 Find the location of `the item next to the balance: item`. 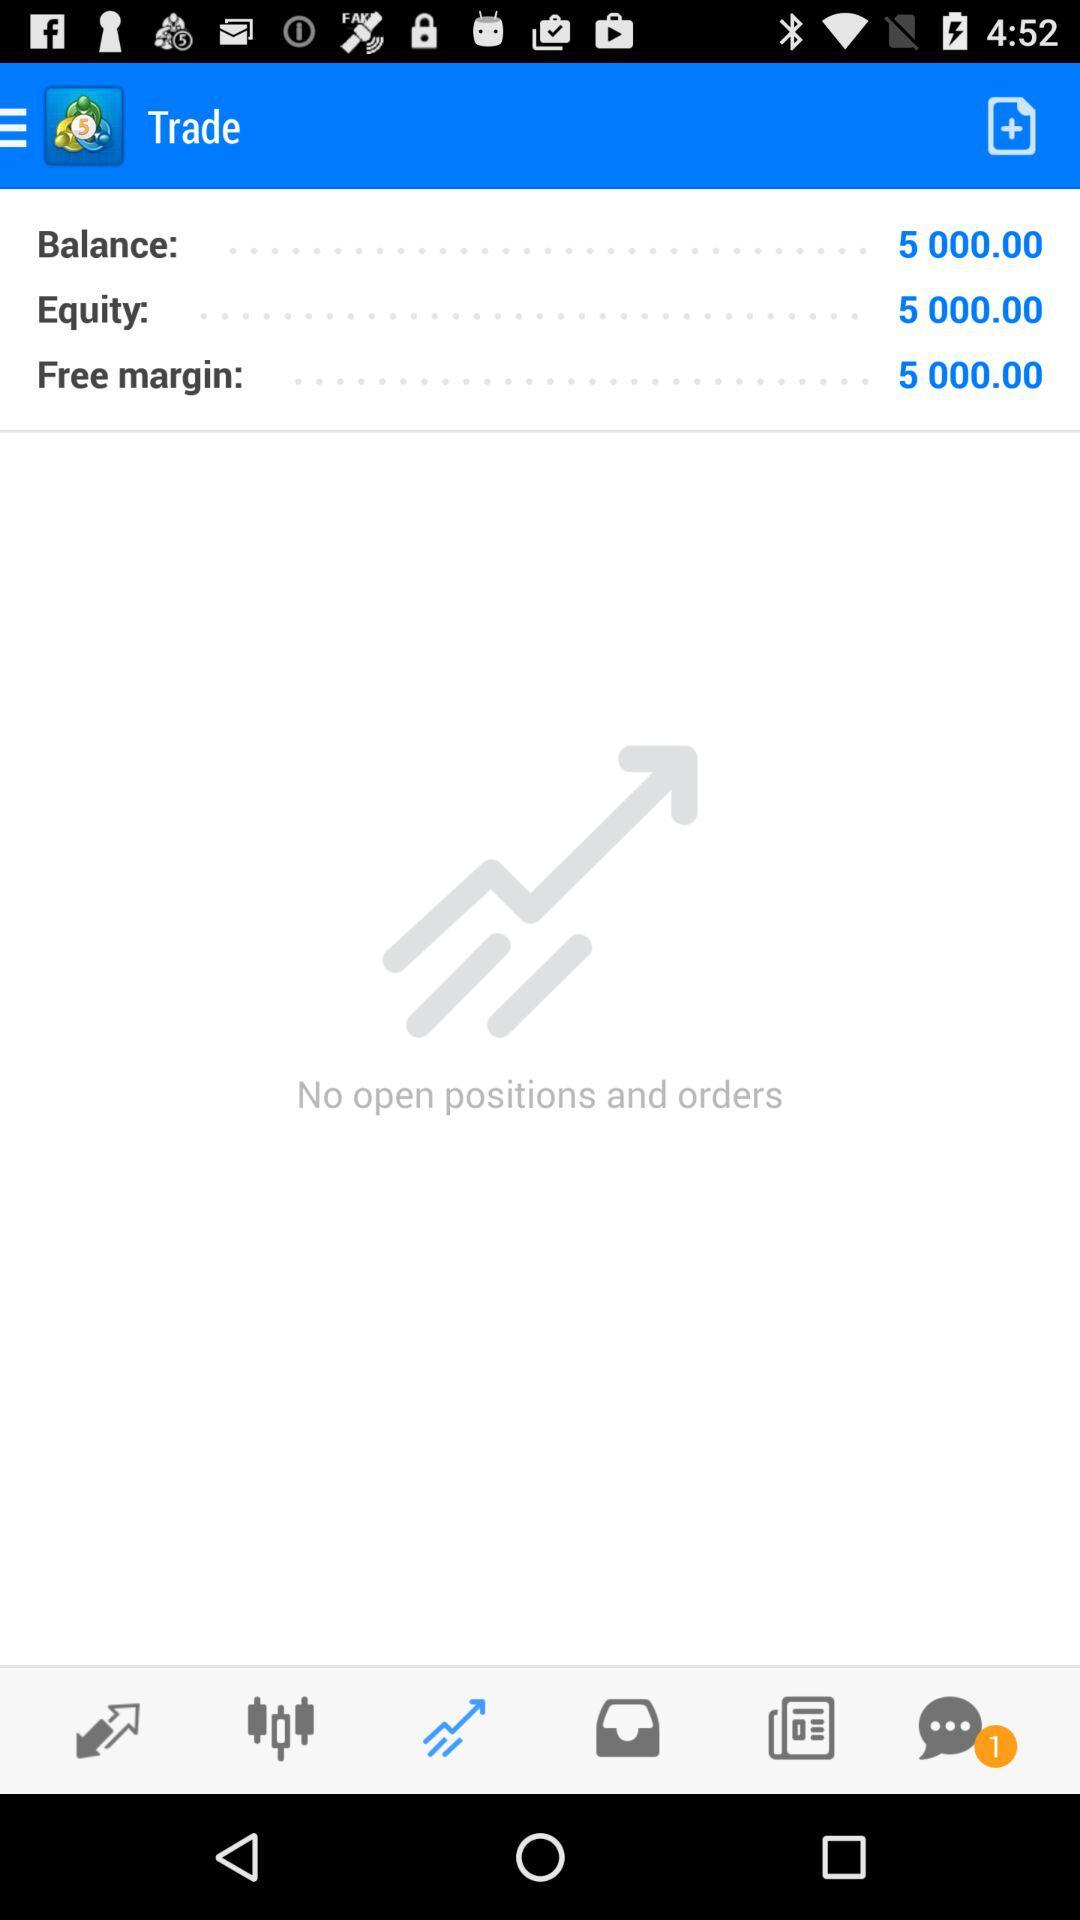

the item next to the balance: item is located at coordinates (541, 300).